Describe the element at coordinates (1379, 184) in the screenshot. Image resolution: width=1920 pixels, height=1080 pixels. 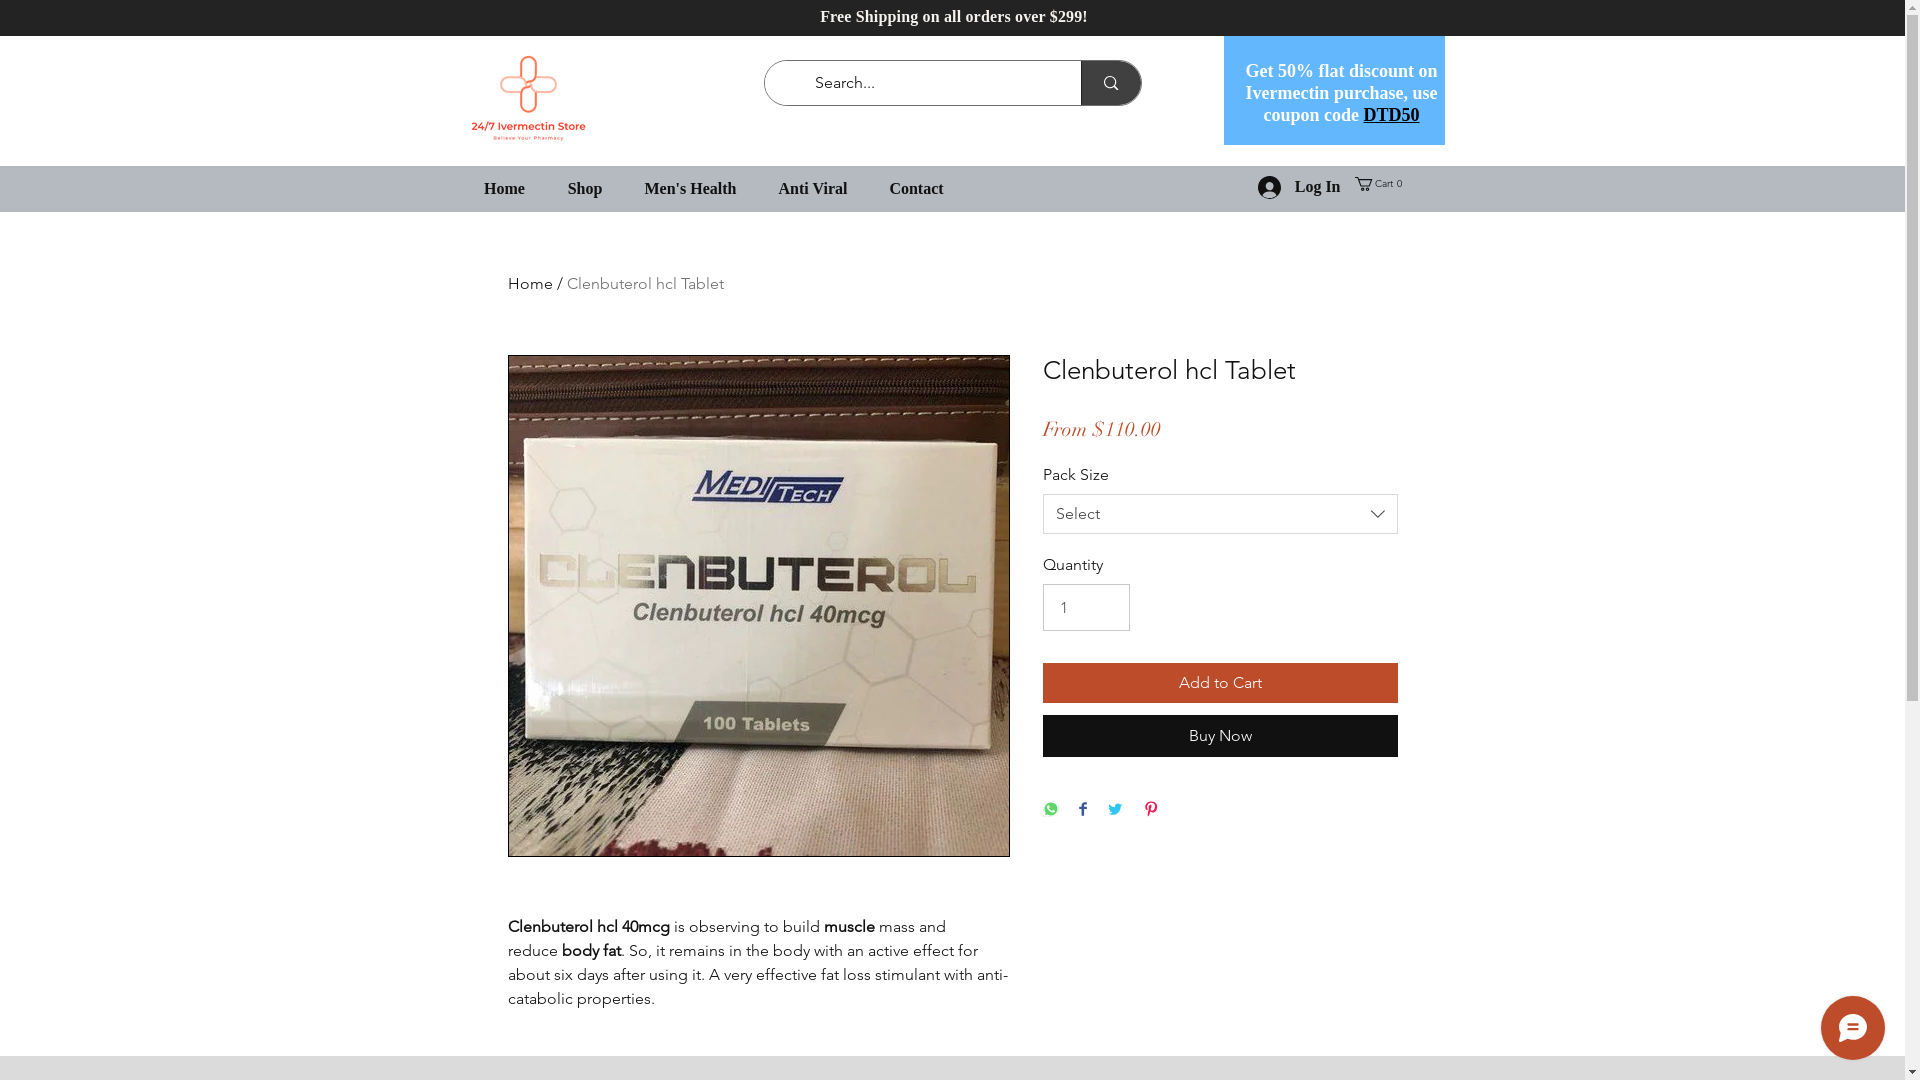
I see `'Cart` at that location.